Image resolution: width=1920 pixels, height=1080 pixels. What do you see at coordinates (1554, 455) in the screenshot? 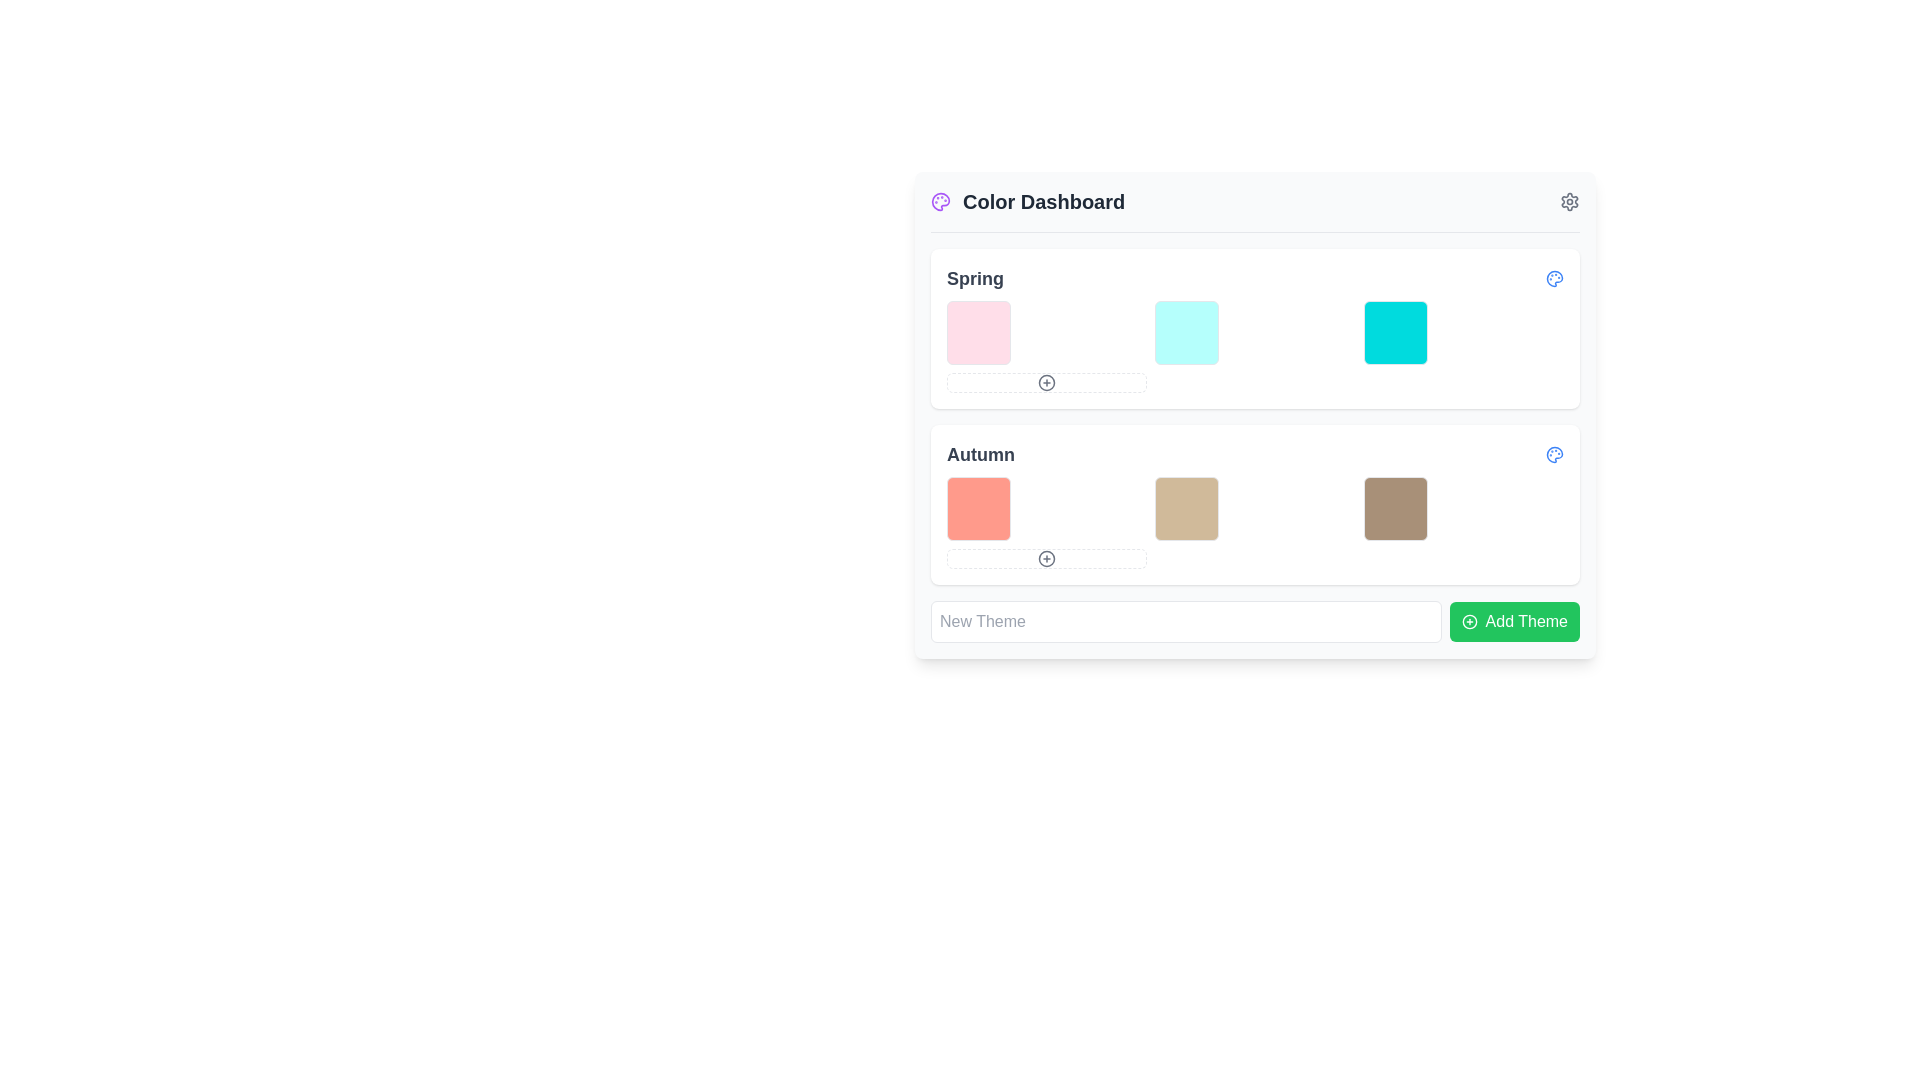
I see `the blue-colored palette icon located next to the text 'Autumn', which features a rounded structure with small circular openings representing paint wells` at bounding box center [1554, 455].